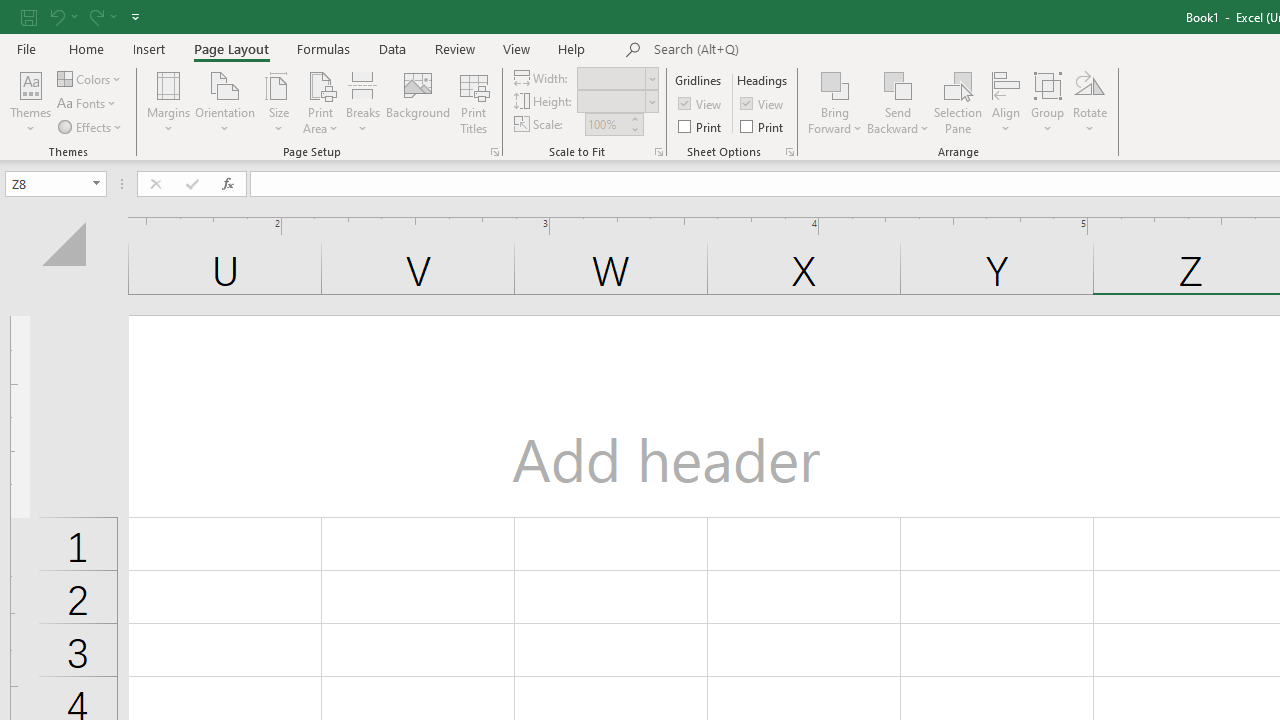 This screenshot has width=1280, height=720. Describe the element at coordinates (788, 150) in the screenshot. I see `'Sheet Options'` at that location.